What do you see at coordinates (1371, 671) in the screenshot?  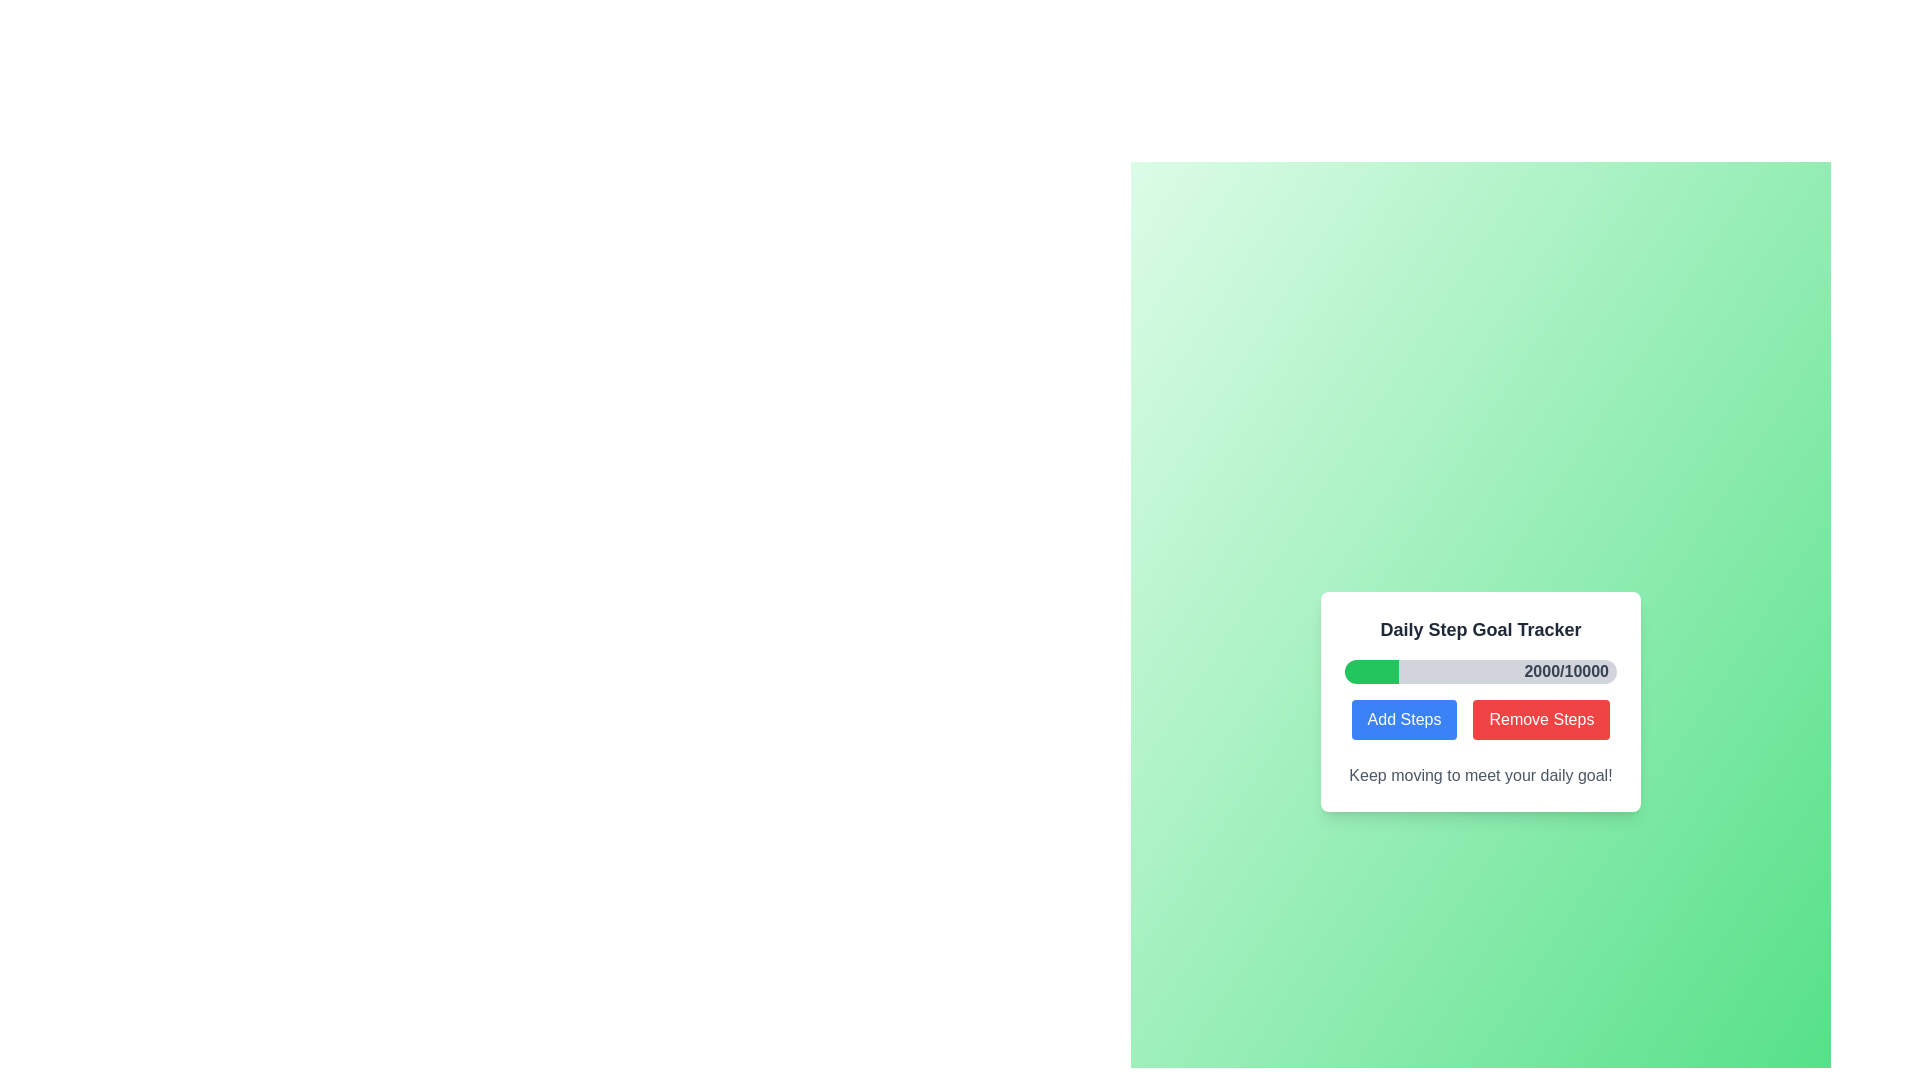 I see `the current width of the progress bar segment which visually indicates 20% of the total goal, positioned to the left of the text '2000/10000'` at bounding box center [1371, 671].